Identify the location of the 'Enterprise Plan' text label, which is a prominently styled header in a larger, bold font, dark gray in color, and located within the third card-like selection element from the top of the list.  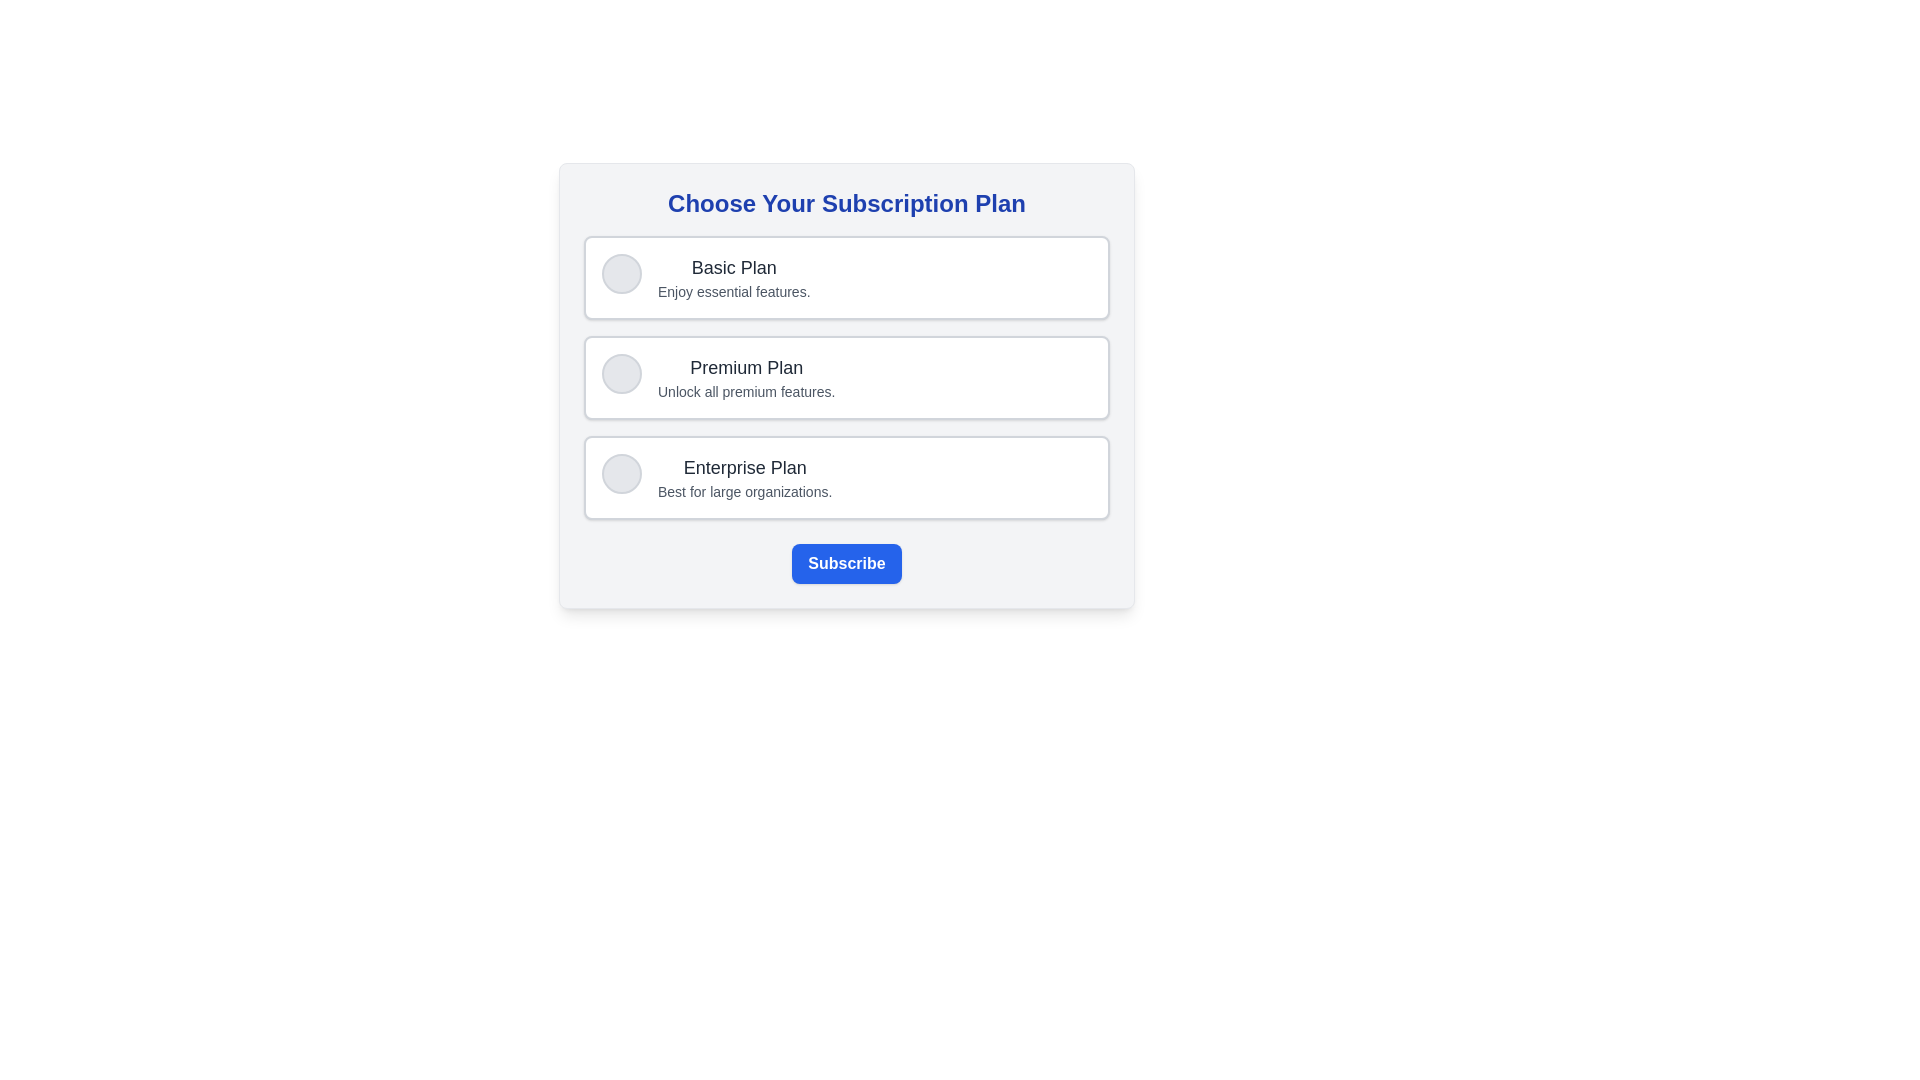
(744, 467).